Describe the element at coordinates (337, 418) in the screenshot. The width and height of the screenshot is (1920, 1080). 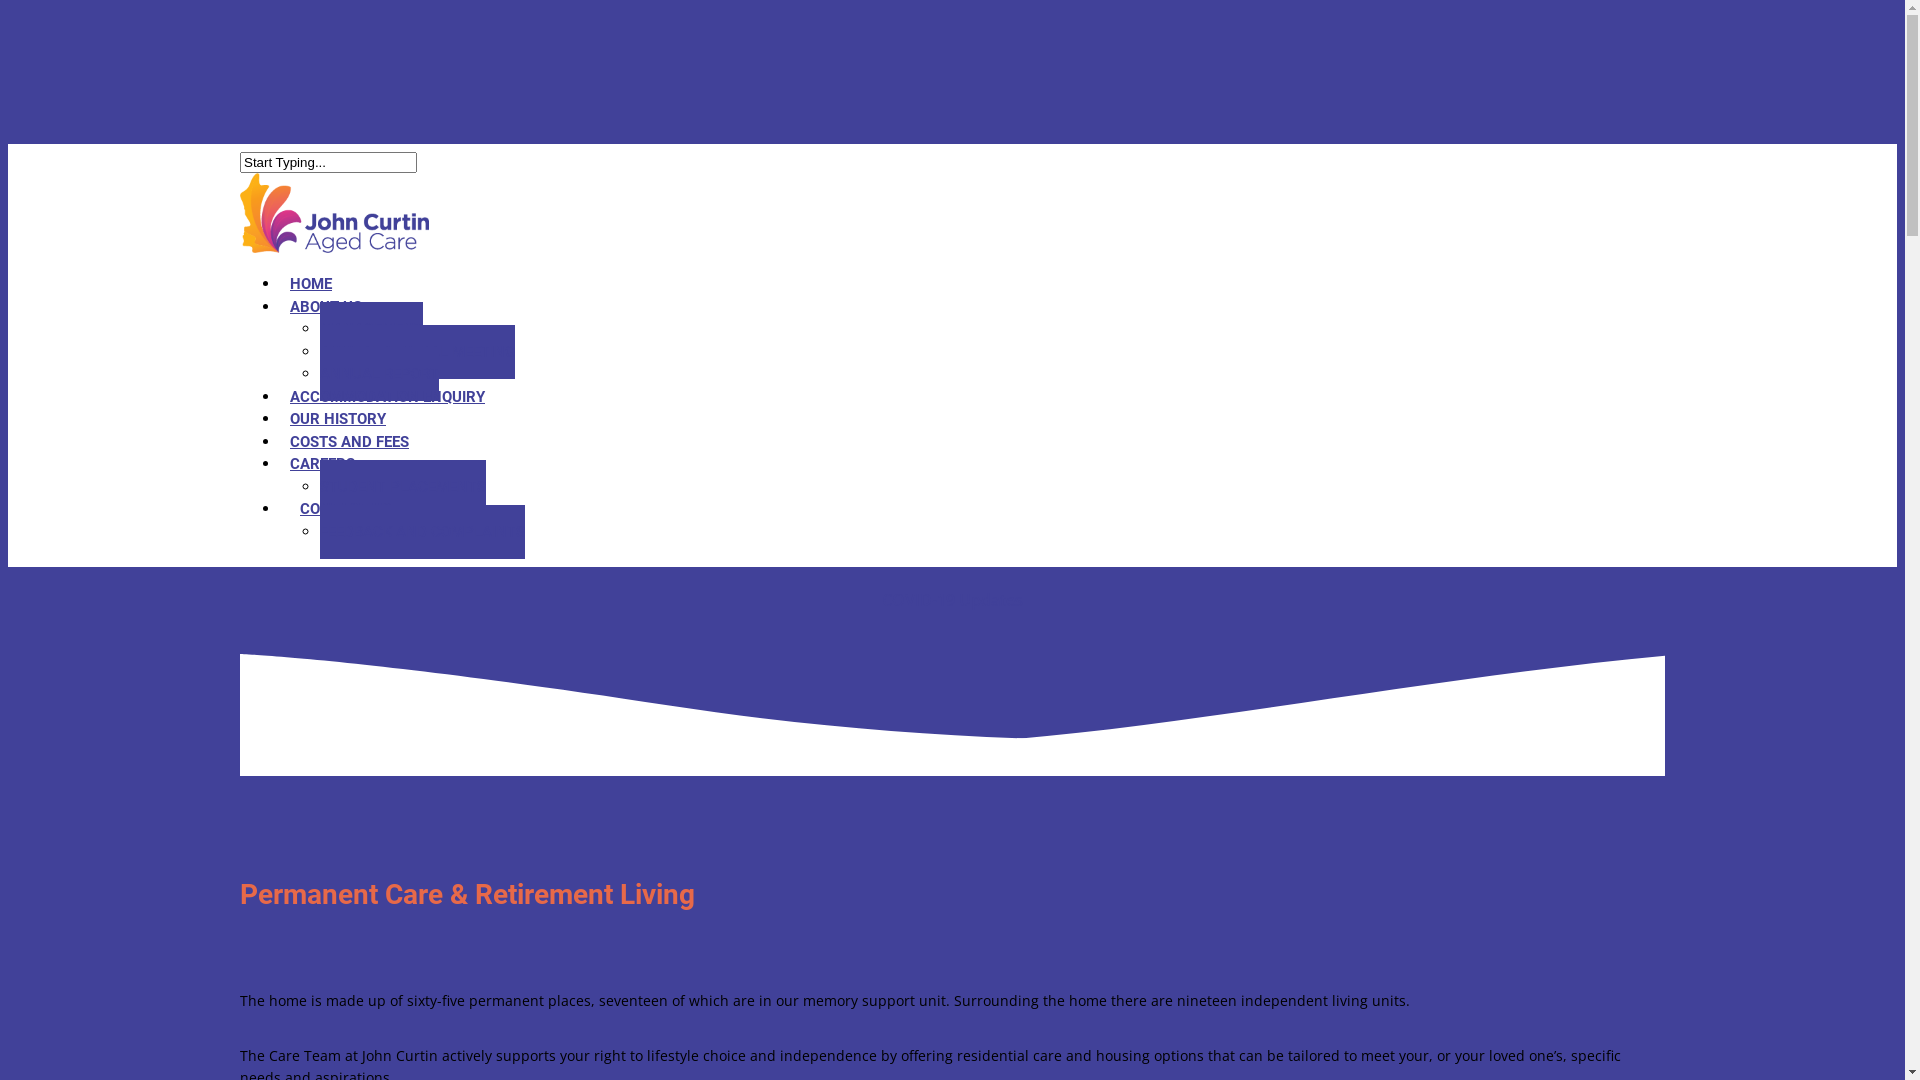
I see `'OUR HISTORY'` at that location.